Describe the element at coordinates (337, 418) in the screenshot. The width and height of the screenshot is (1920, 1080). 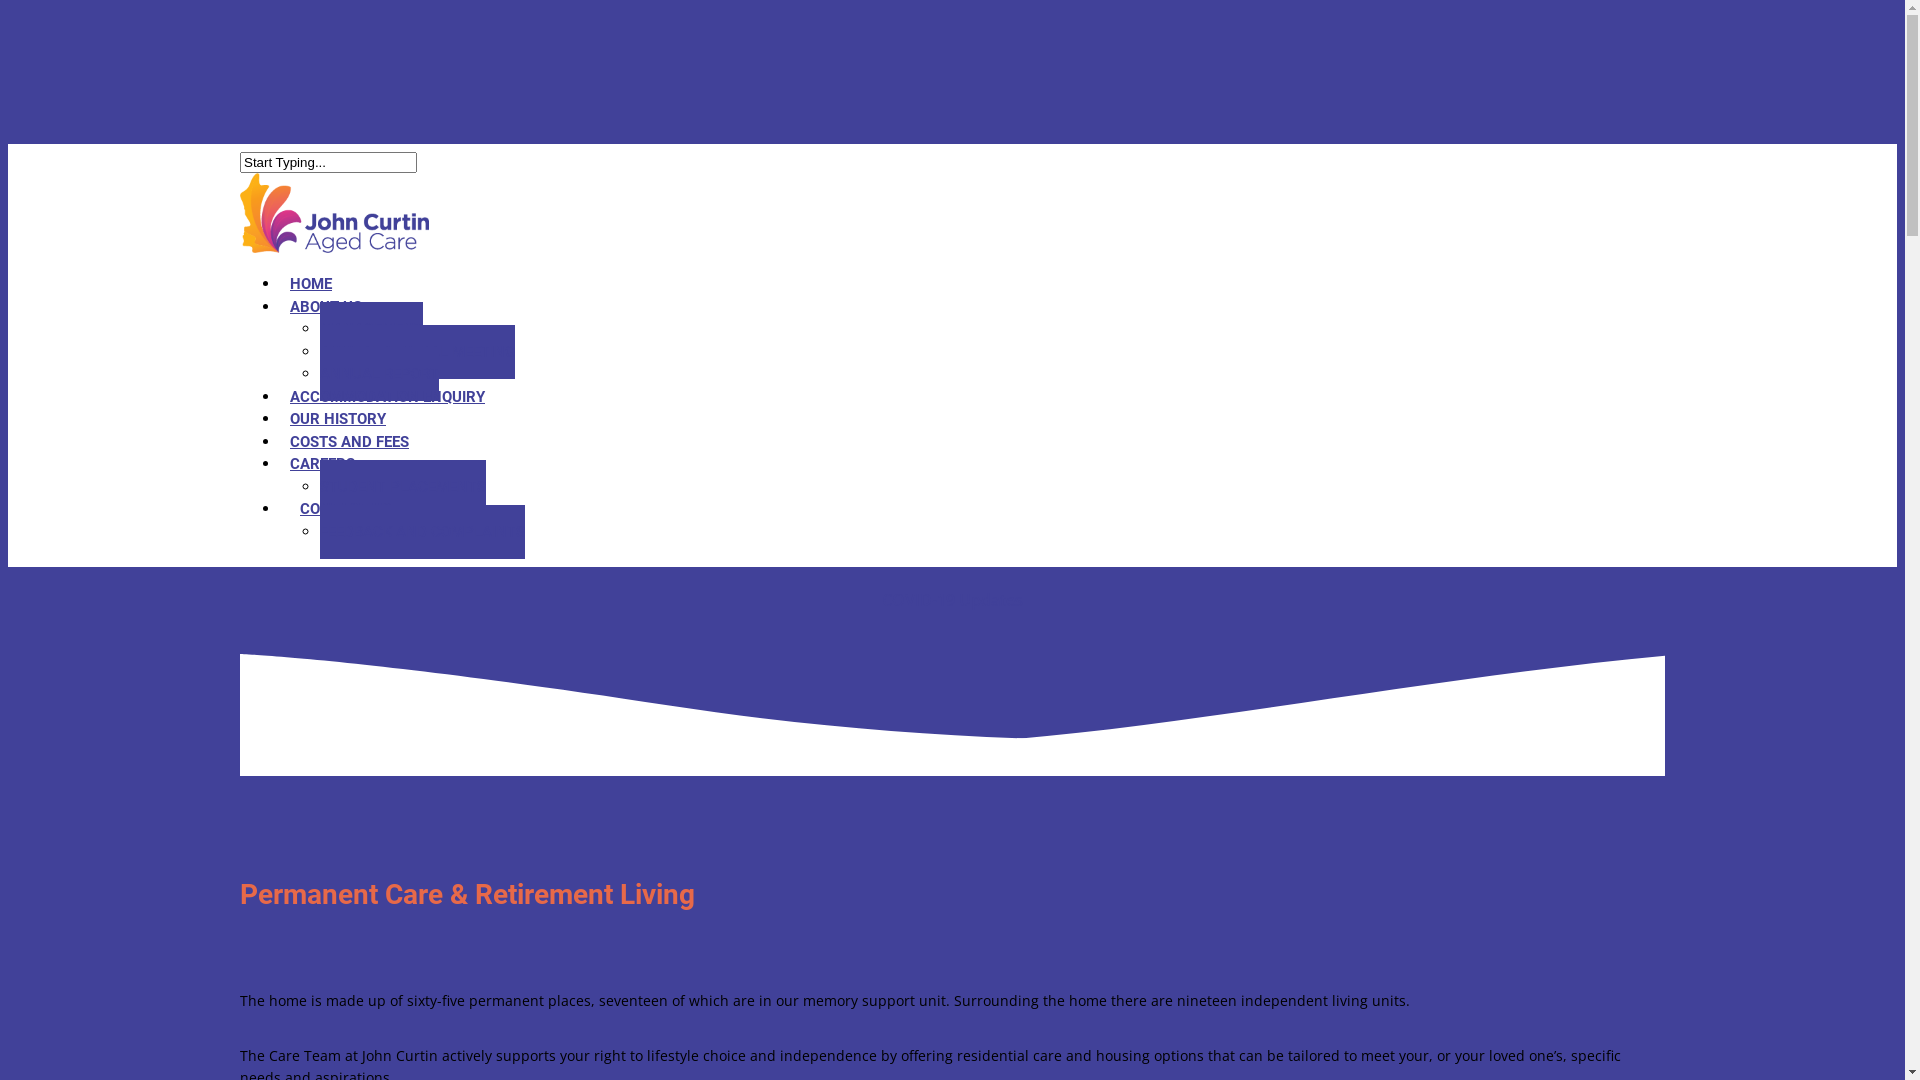
I see `'OUR HISTORY'` at that location.